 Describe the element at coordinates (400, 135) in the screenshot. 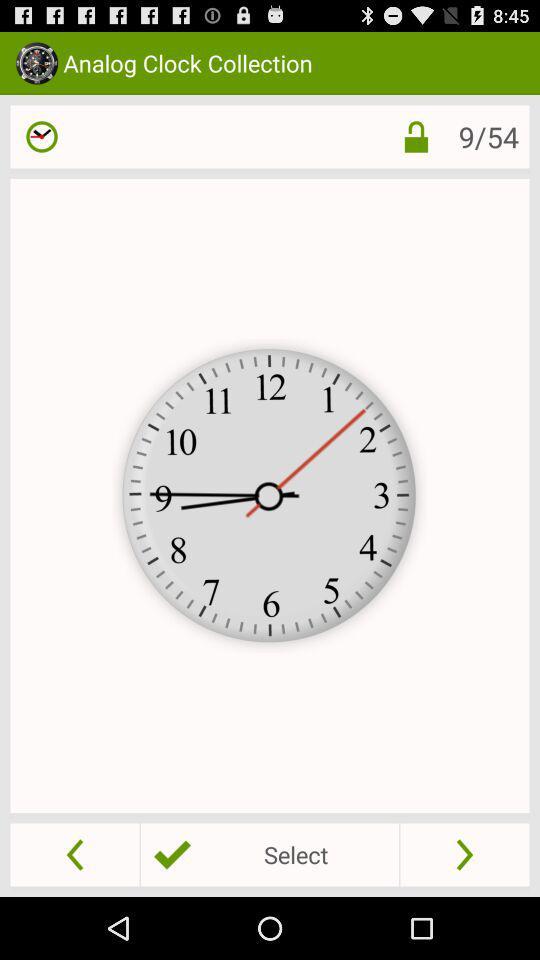

I see `lock setting` at that location.